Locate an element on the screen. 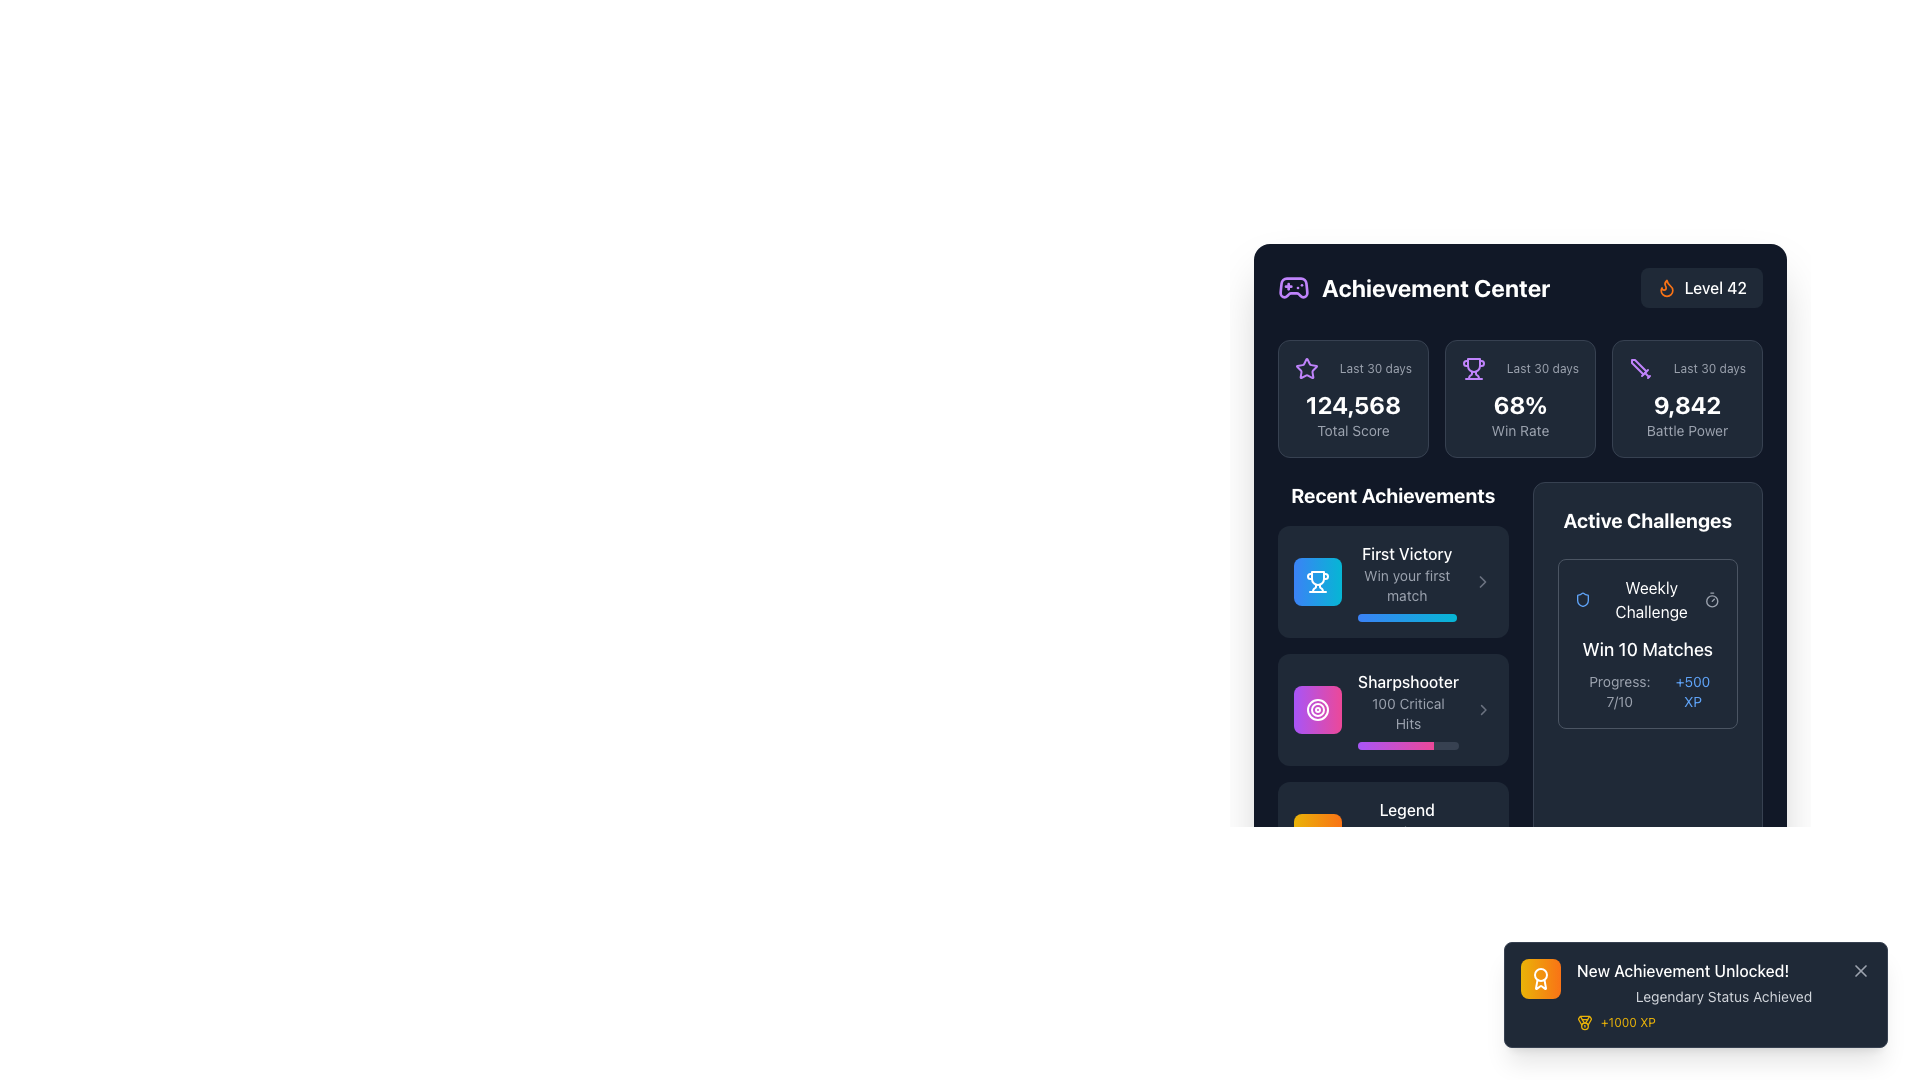 The image size is (1920, 1080). the Decorative icon located in the top-right corner of the 'Active Challenges' card, which serves as a visual marker for the 'Weekly Challenge.' is located at coordinates (1581, 599).